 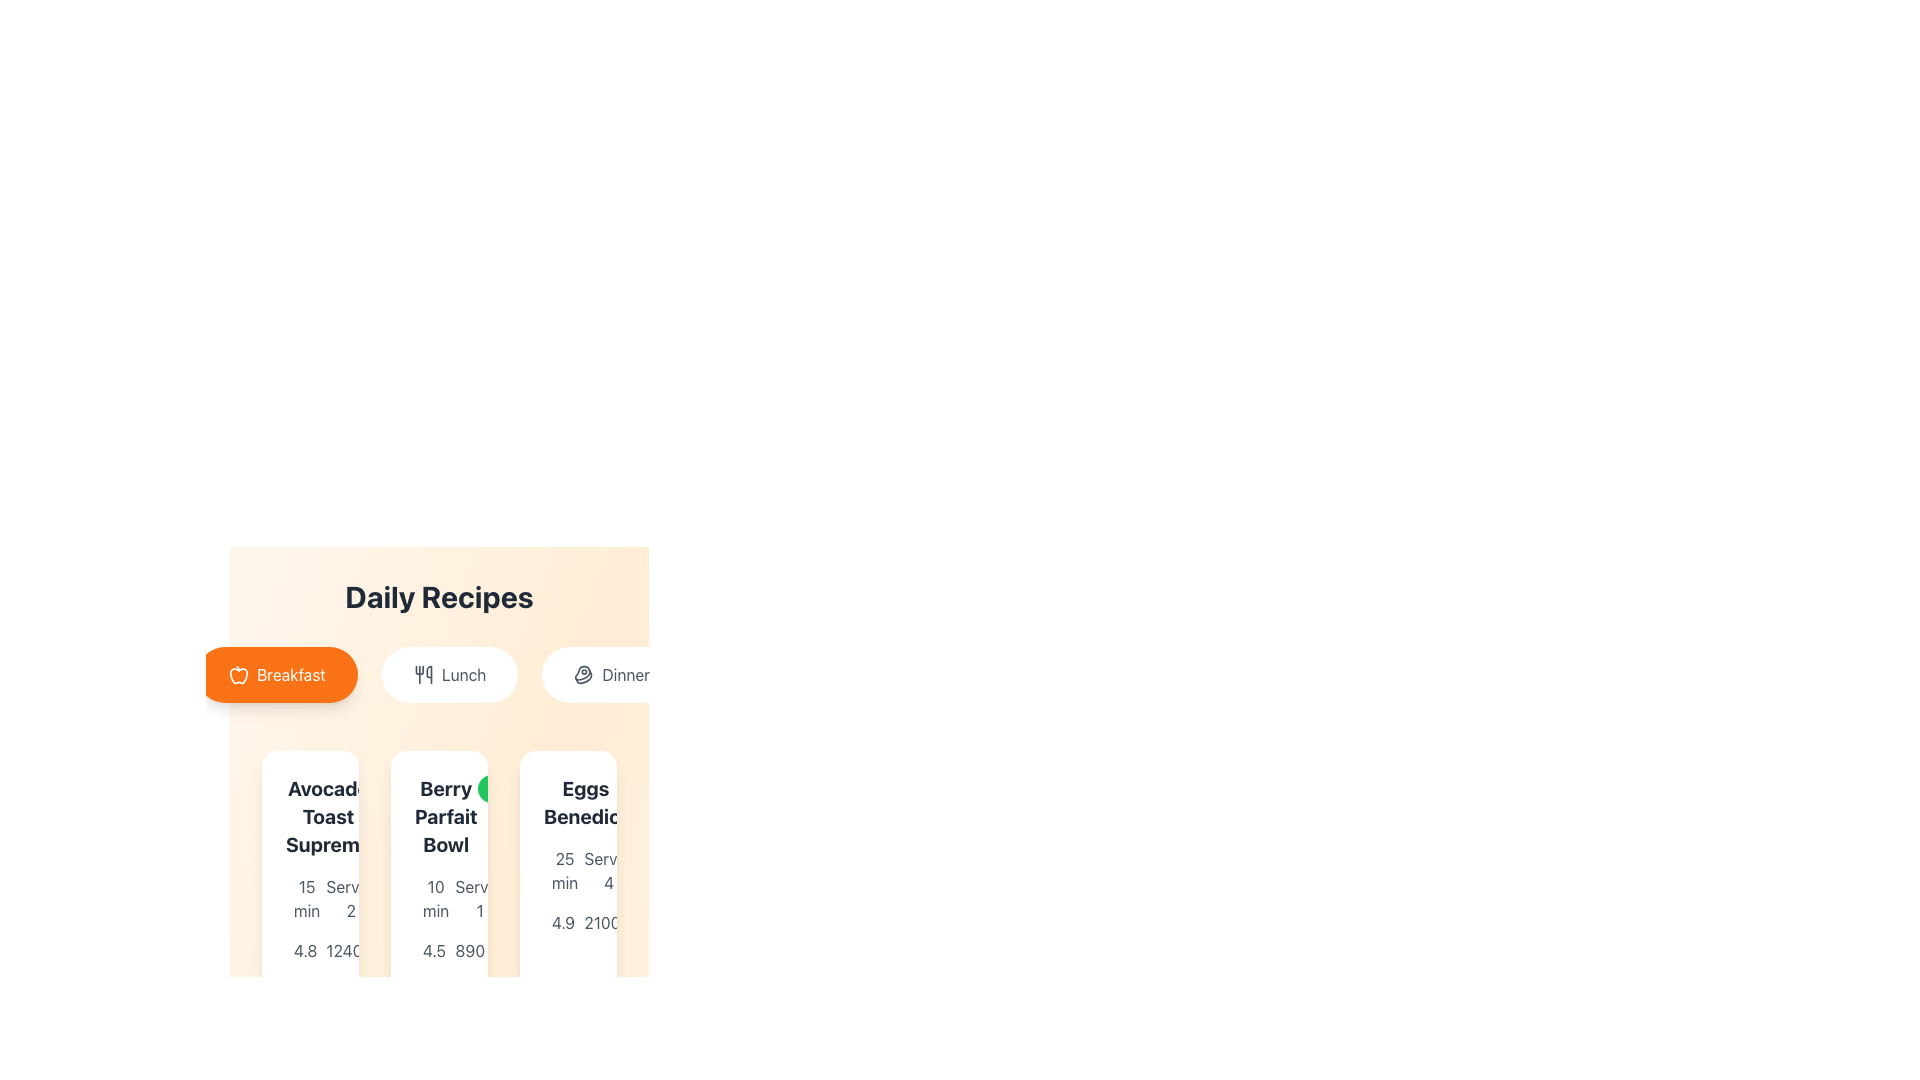 What do you see at coordinates (567, 801) in the screenshot?
I see `the 'Eggs Benedict' text element with the 'Medium' label in the third recipe card to emphasize it` at bounding box center [567, 801].